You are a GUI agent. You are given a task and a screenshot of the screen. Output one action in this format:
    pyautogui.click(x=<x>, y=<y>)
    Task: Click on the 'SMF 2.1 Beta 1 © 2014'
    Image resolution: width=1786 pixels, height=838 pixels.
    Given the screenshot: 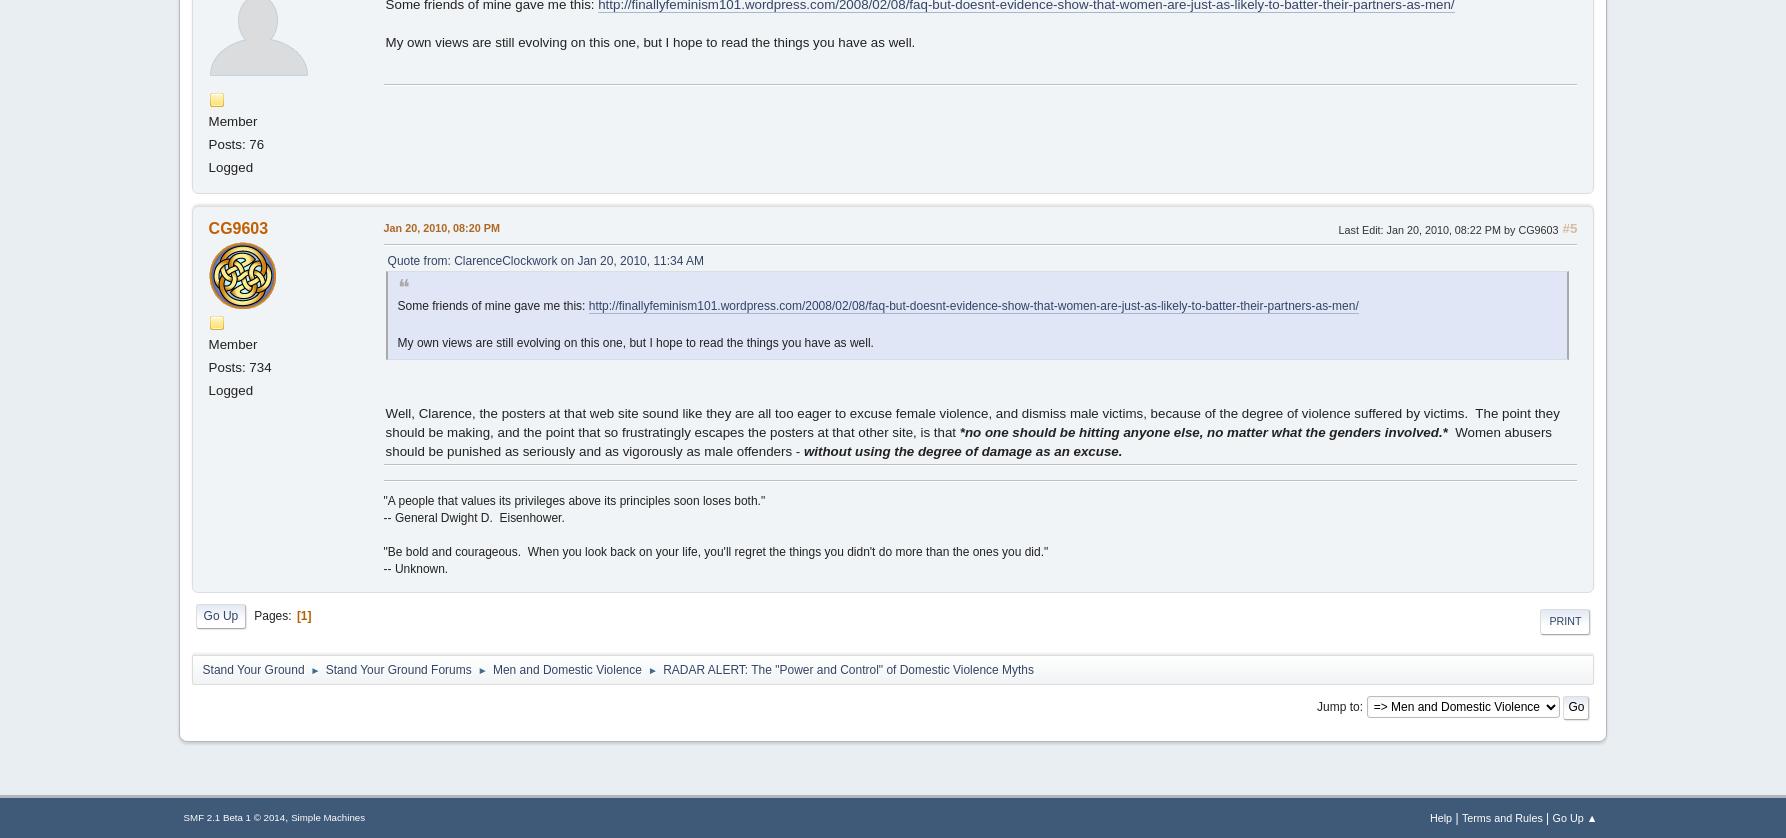 What is the action you would take?
    pyautogui.click(x=182, y=816)
    